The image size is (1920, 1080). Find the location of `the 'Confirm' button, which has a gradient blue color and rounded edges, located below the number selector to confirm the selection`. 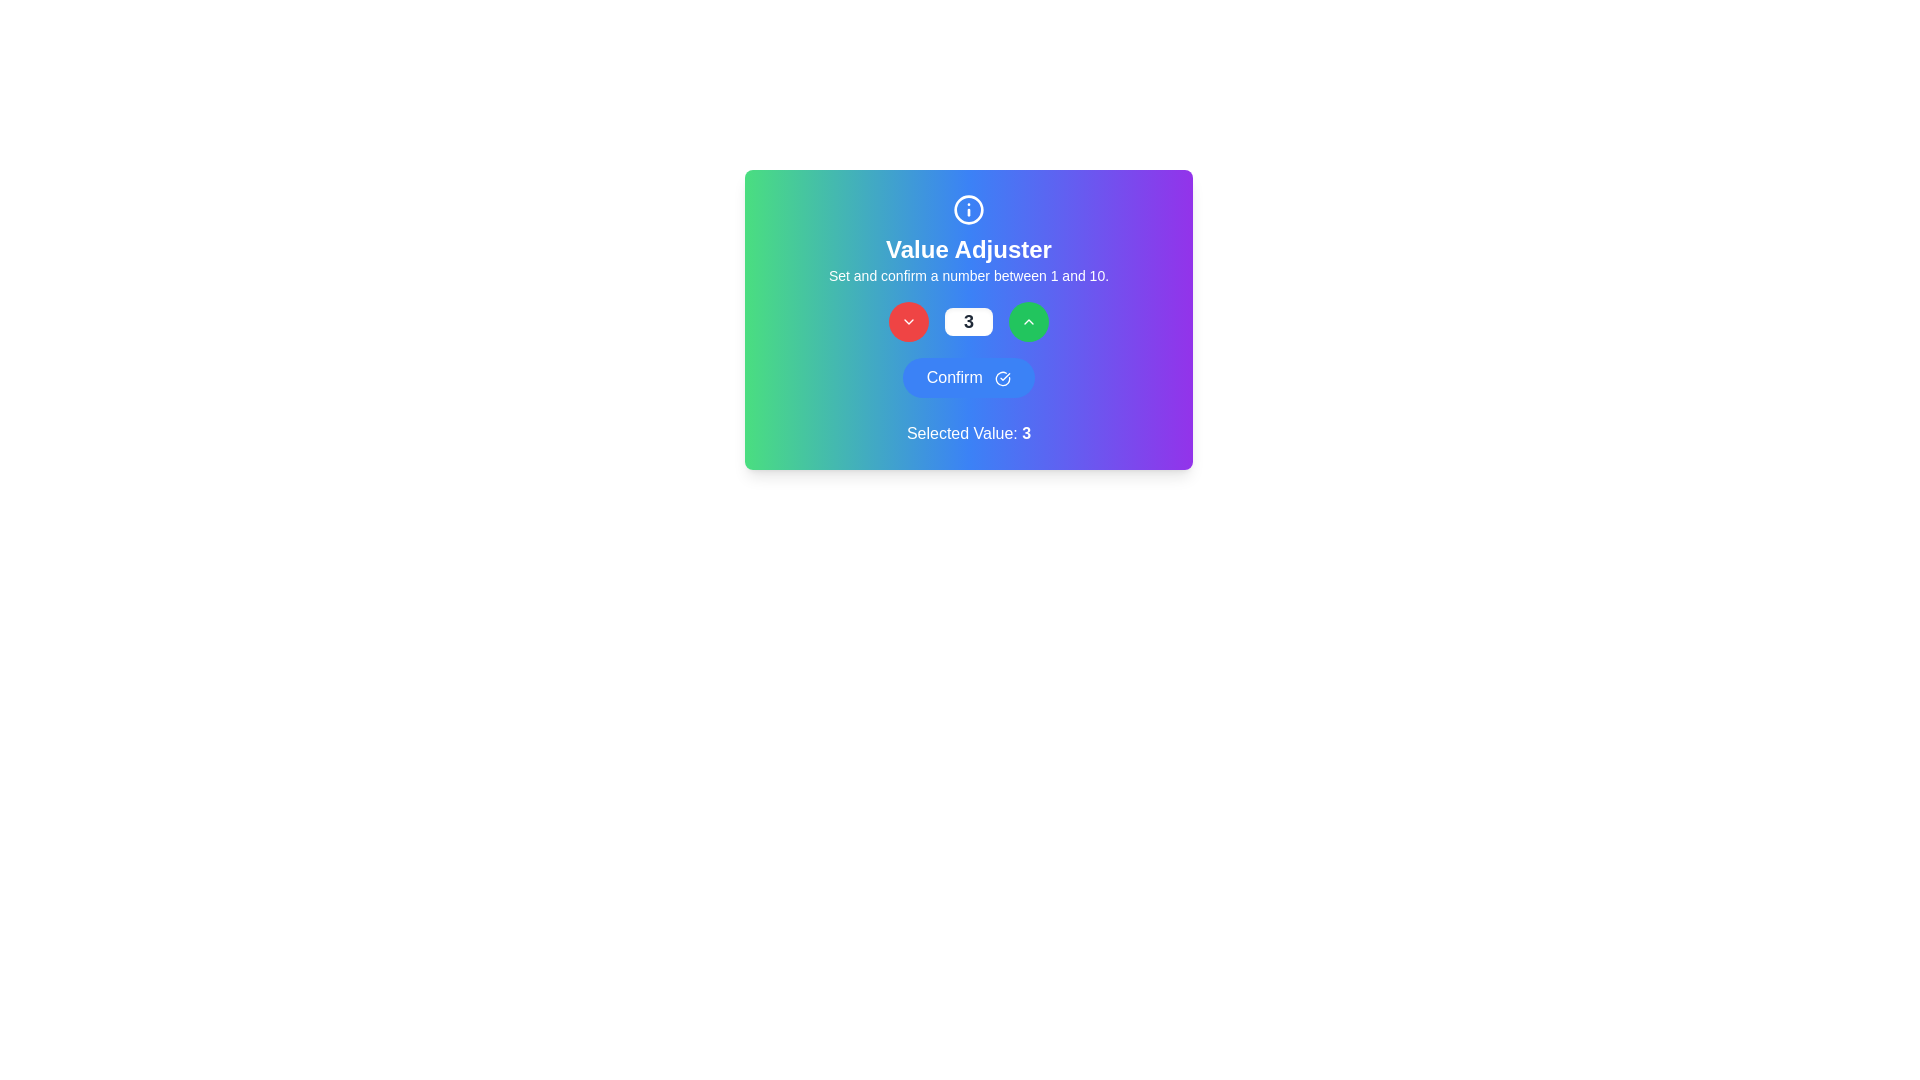

the 'Confirm' button, which has a gradient blue color and rounded edges, located below the number selector to confirm the selection is located at coordinates (969, 349).